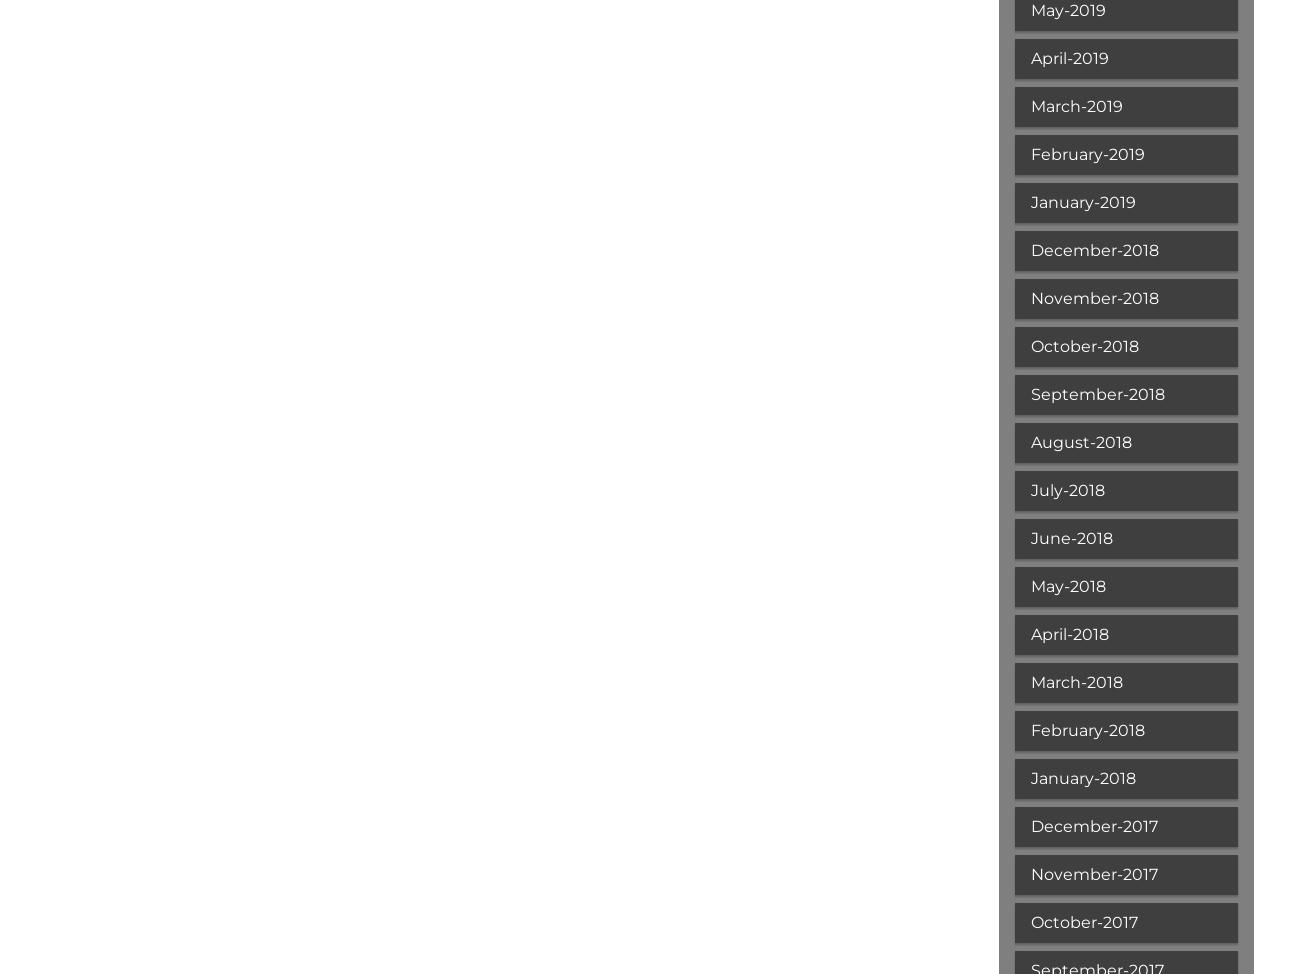 The height and width of the screenshot is (974, 1303). I want to click on 'November-2017', so click(1092, 874).